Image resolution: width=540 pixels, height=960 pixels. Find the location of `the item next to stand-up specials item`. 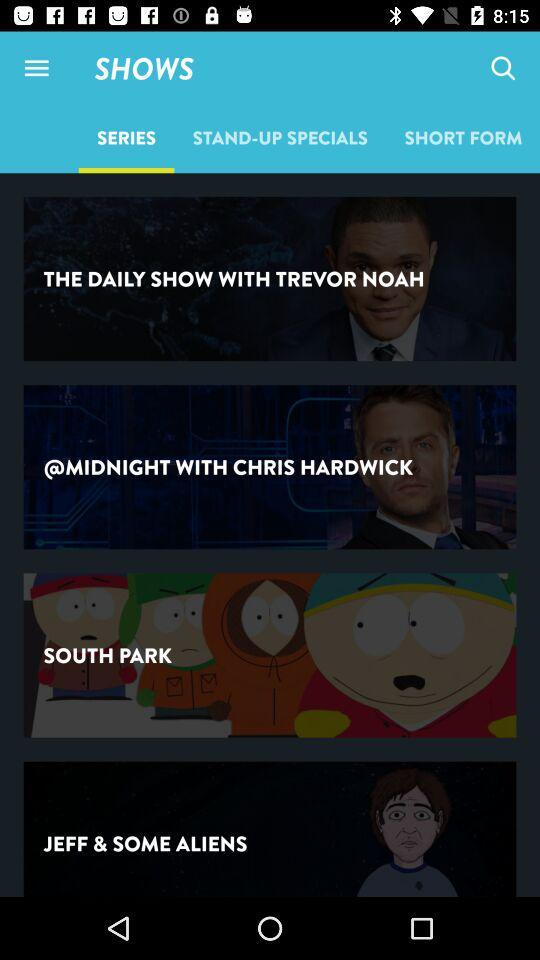

the item next to stand-up specials item is located at coordinates (463, 136).